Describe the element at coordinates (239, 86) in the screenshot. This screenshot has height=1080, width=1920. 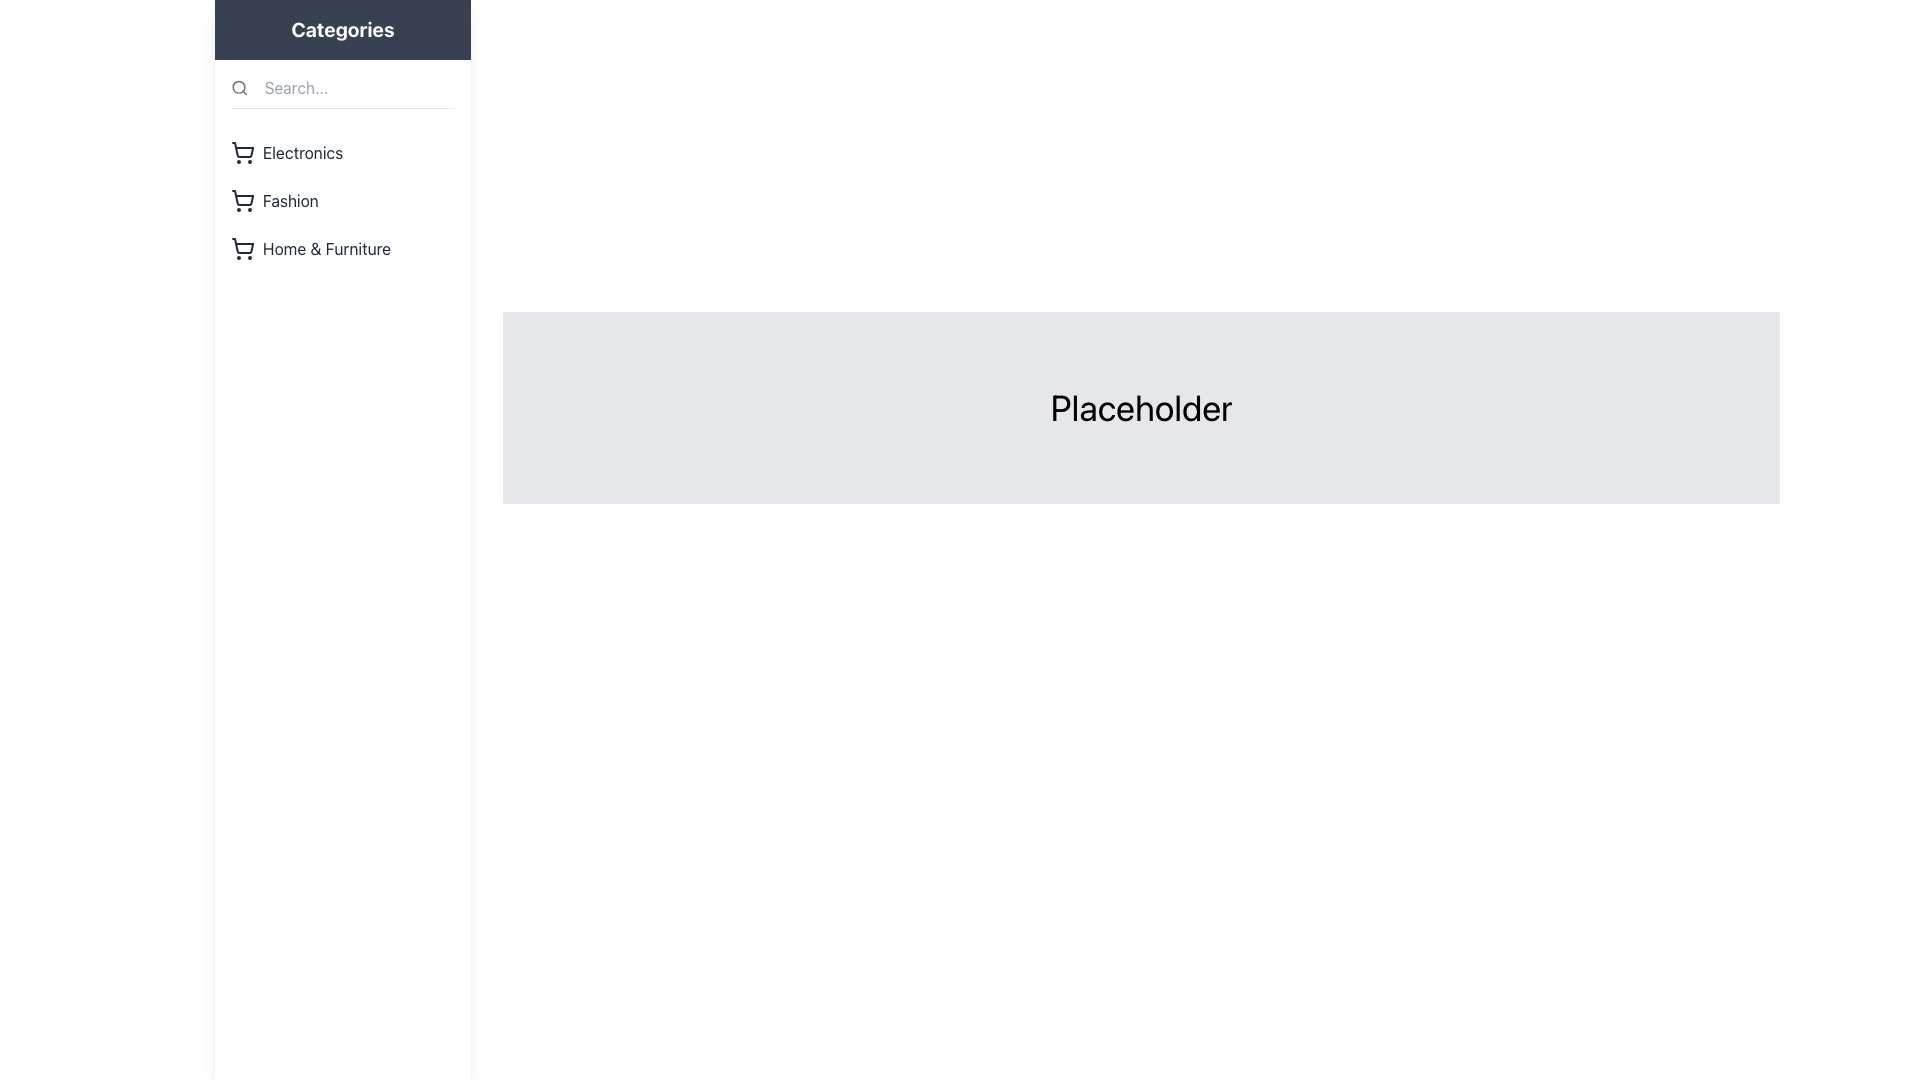
I see `the circular search icon located in the left navigation pane, adjacent to the 'Search...' placeholder text` at that location.